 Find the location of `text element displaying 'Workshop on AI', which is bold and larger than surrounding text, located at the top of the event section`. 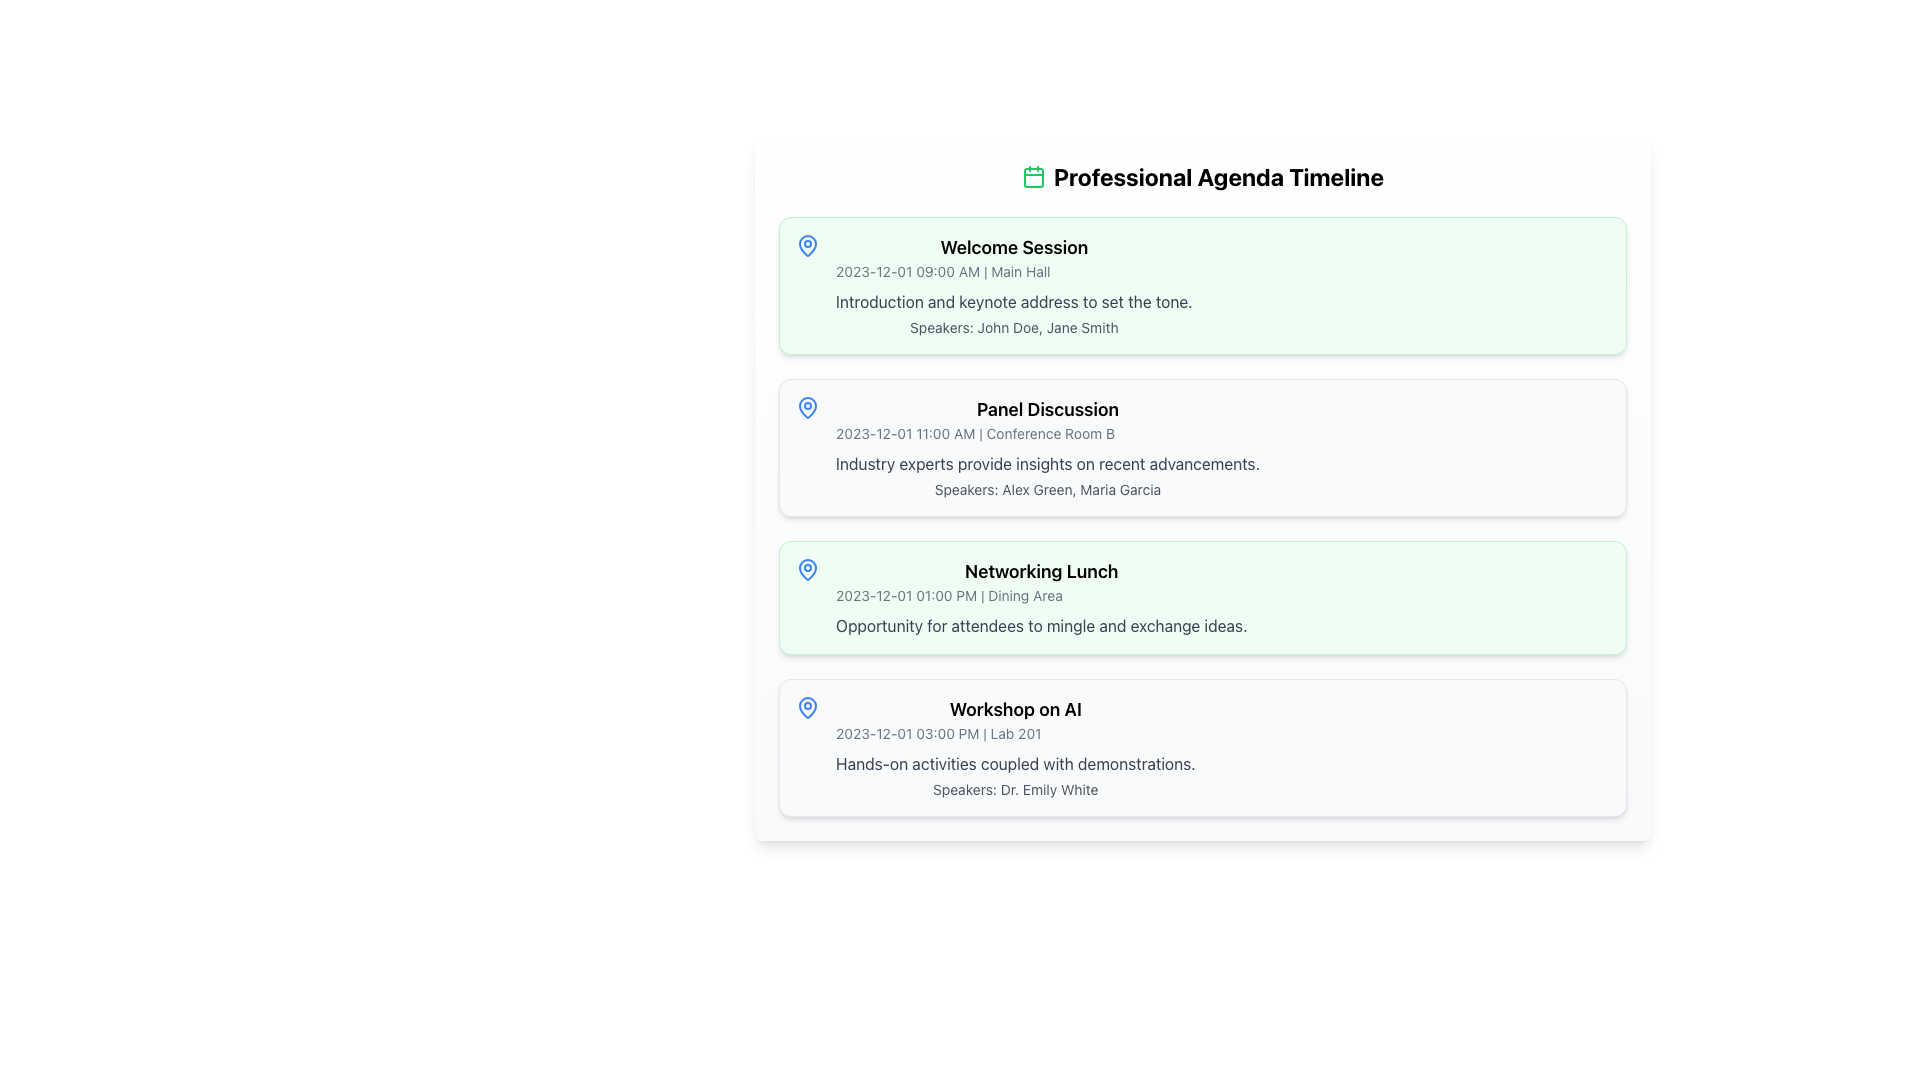

text element displaying 'Workshop on AI', which is bold and larger than surrounding text, located at the top of the event section is located at coordinates (1015, 708).